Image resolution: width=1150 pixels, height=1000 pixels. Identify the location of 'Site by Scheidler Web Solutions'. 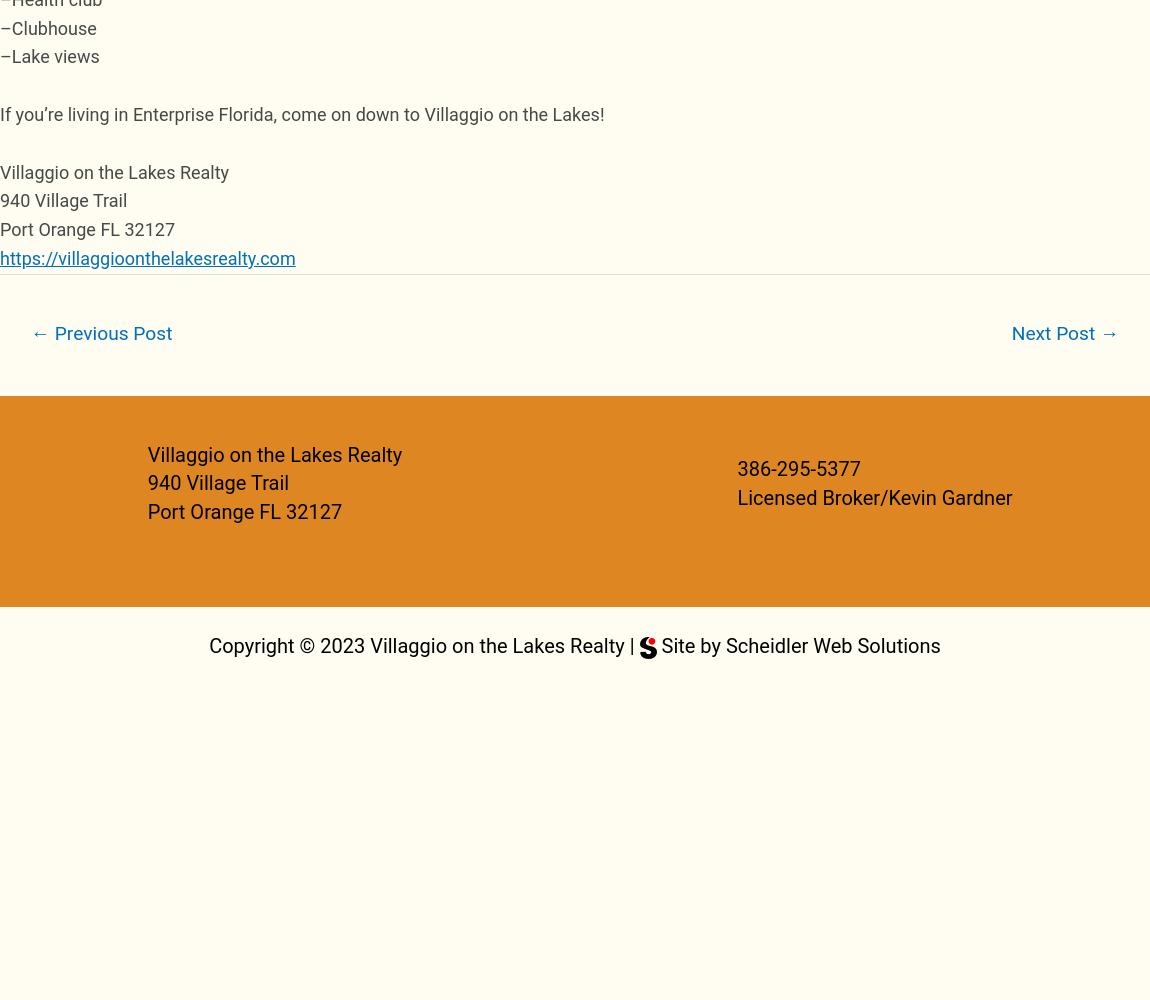
(796, 646).